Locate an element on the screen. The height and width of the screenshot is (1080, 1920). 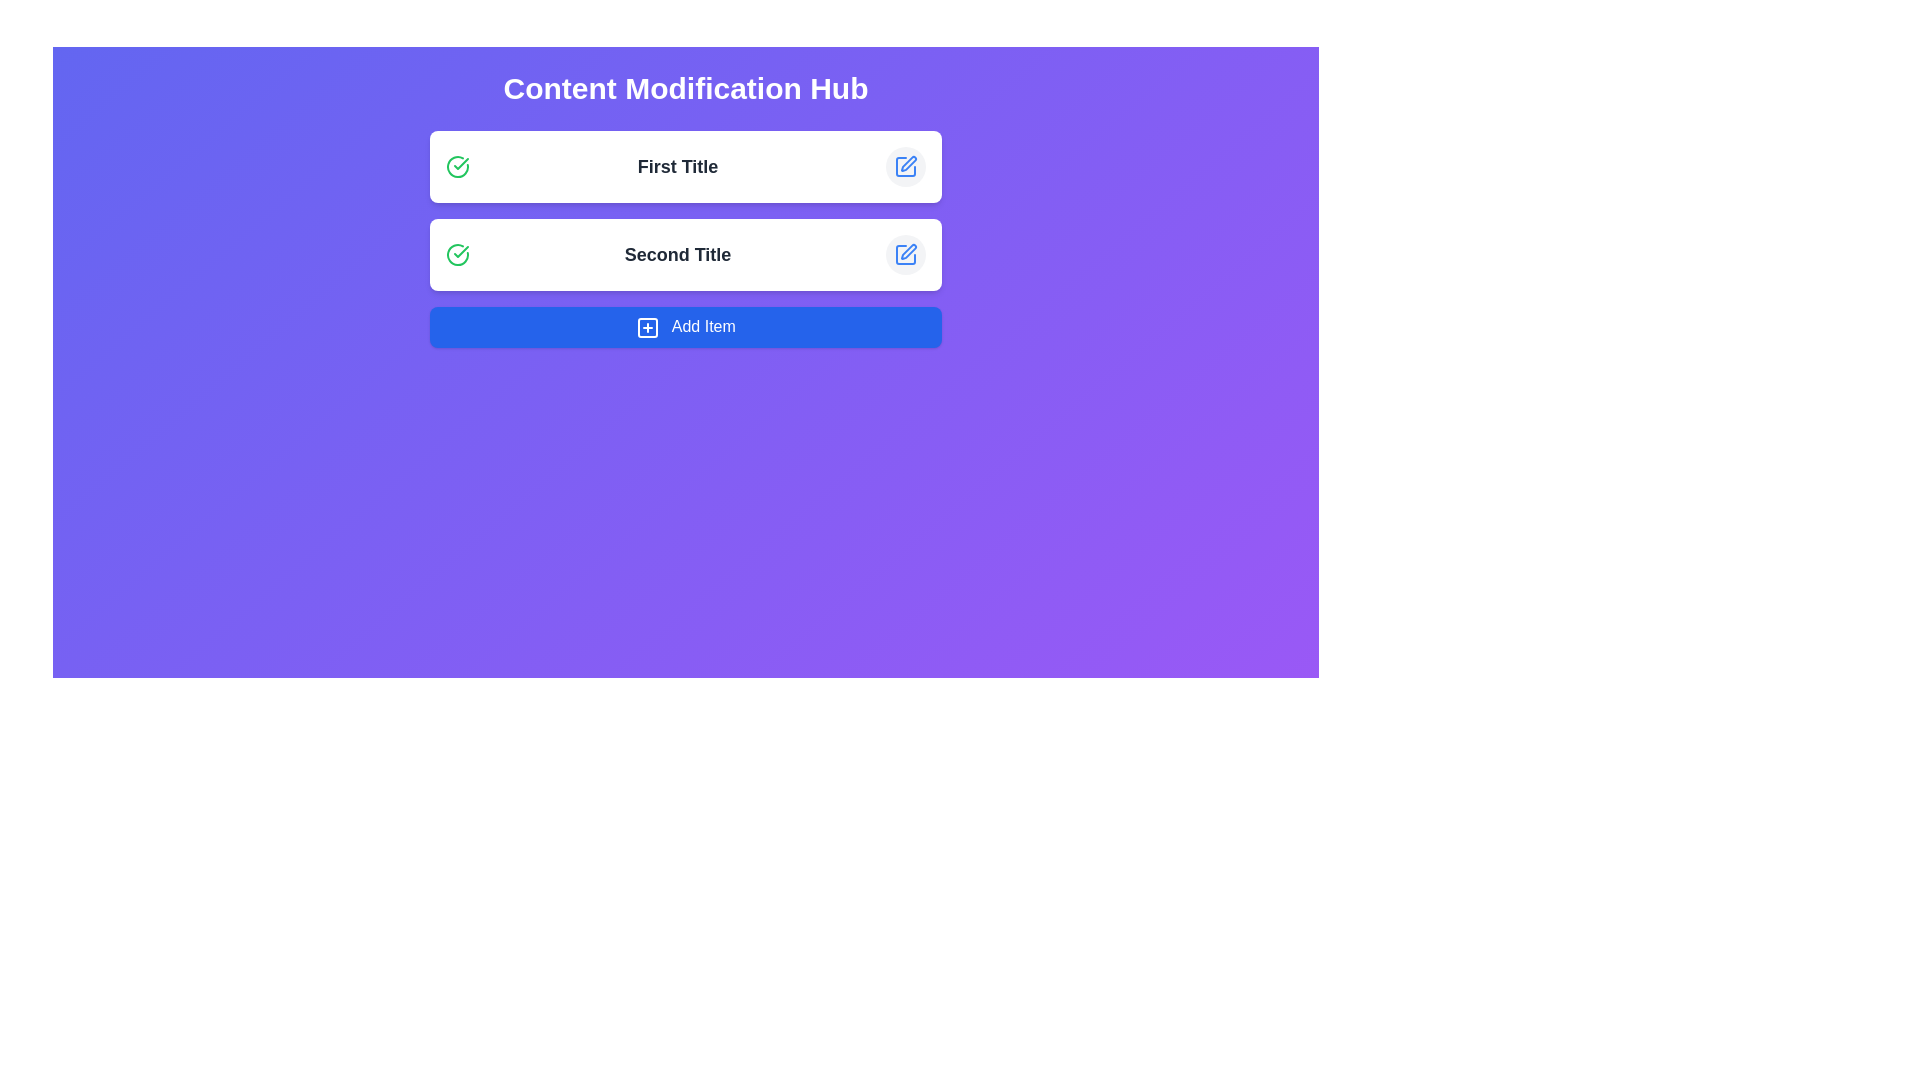
the green circular icon with a checkmark that is located to the left of the text 'First Title' is located at coordinates (456, 165).